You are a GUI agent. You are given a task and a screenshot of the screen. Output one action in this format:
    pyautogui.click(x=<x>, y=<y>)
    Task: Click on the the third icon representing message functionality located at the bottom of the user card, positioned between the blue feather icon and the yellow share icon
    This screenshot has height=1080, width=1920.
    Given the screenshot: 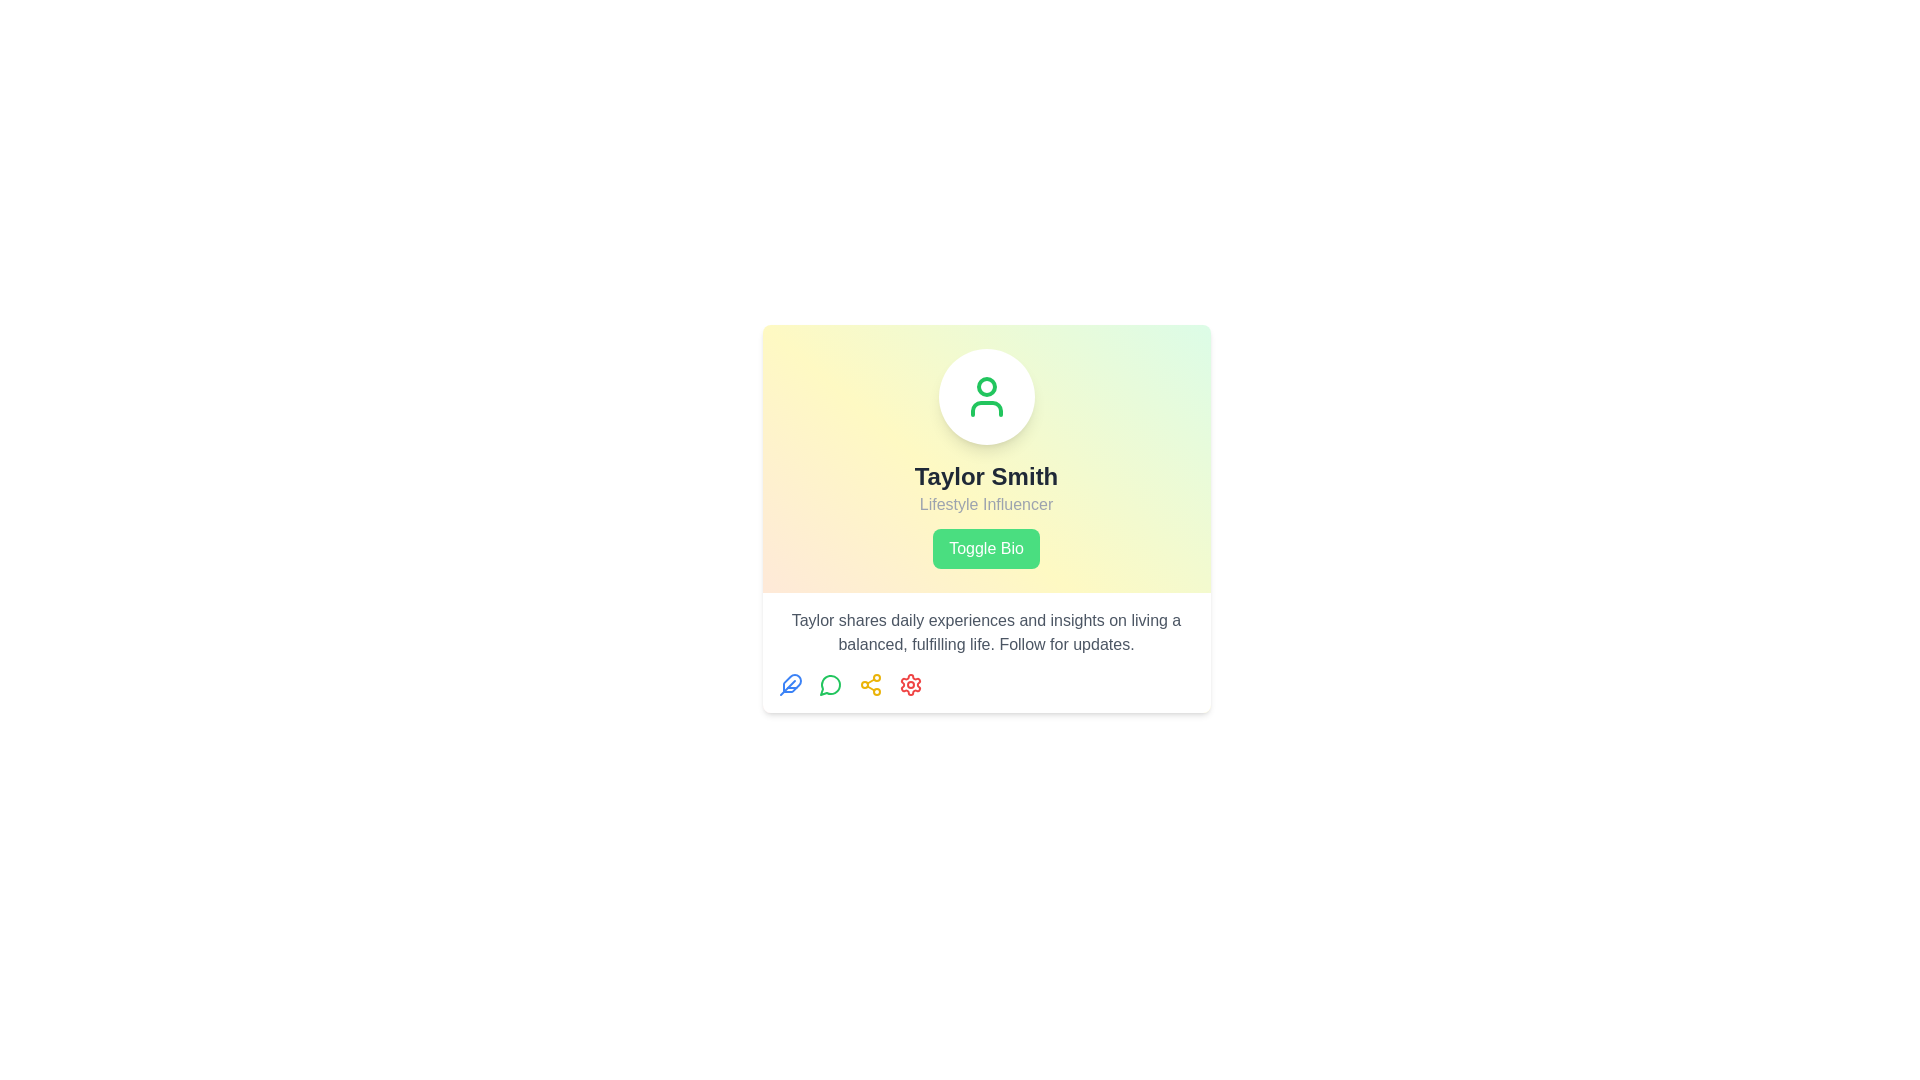 What is the action you would take?
    pyautogui.click(x=830, y=684)
    